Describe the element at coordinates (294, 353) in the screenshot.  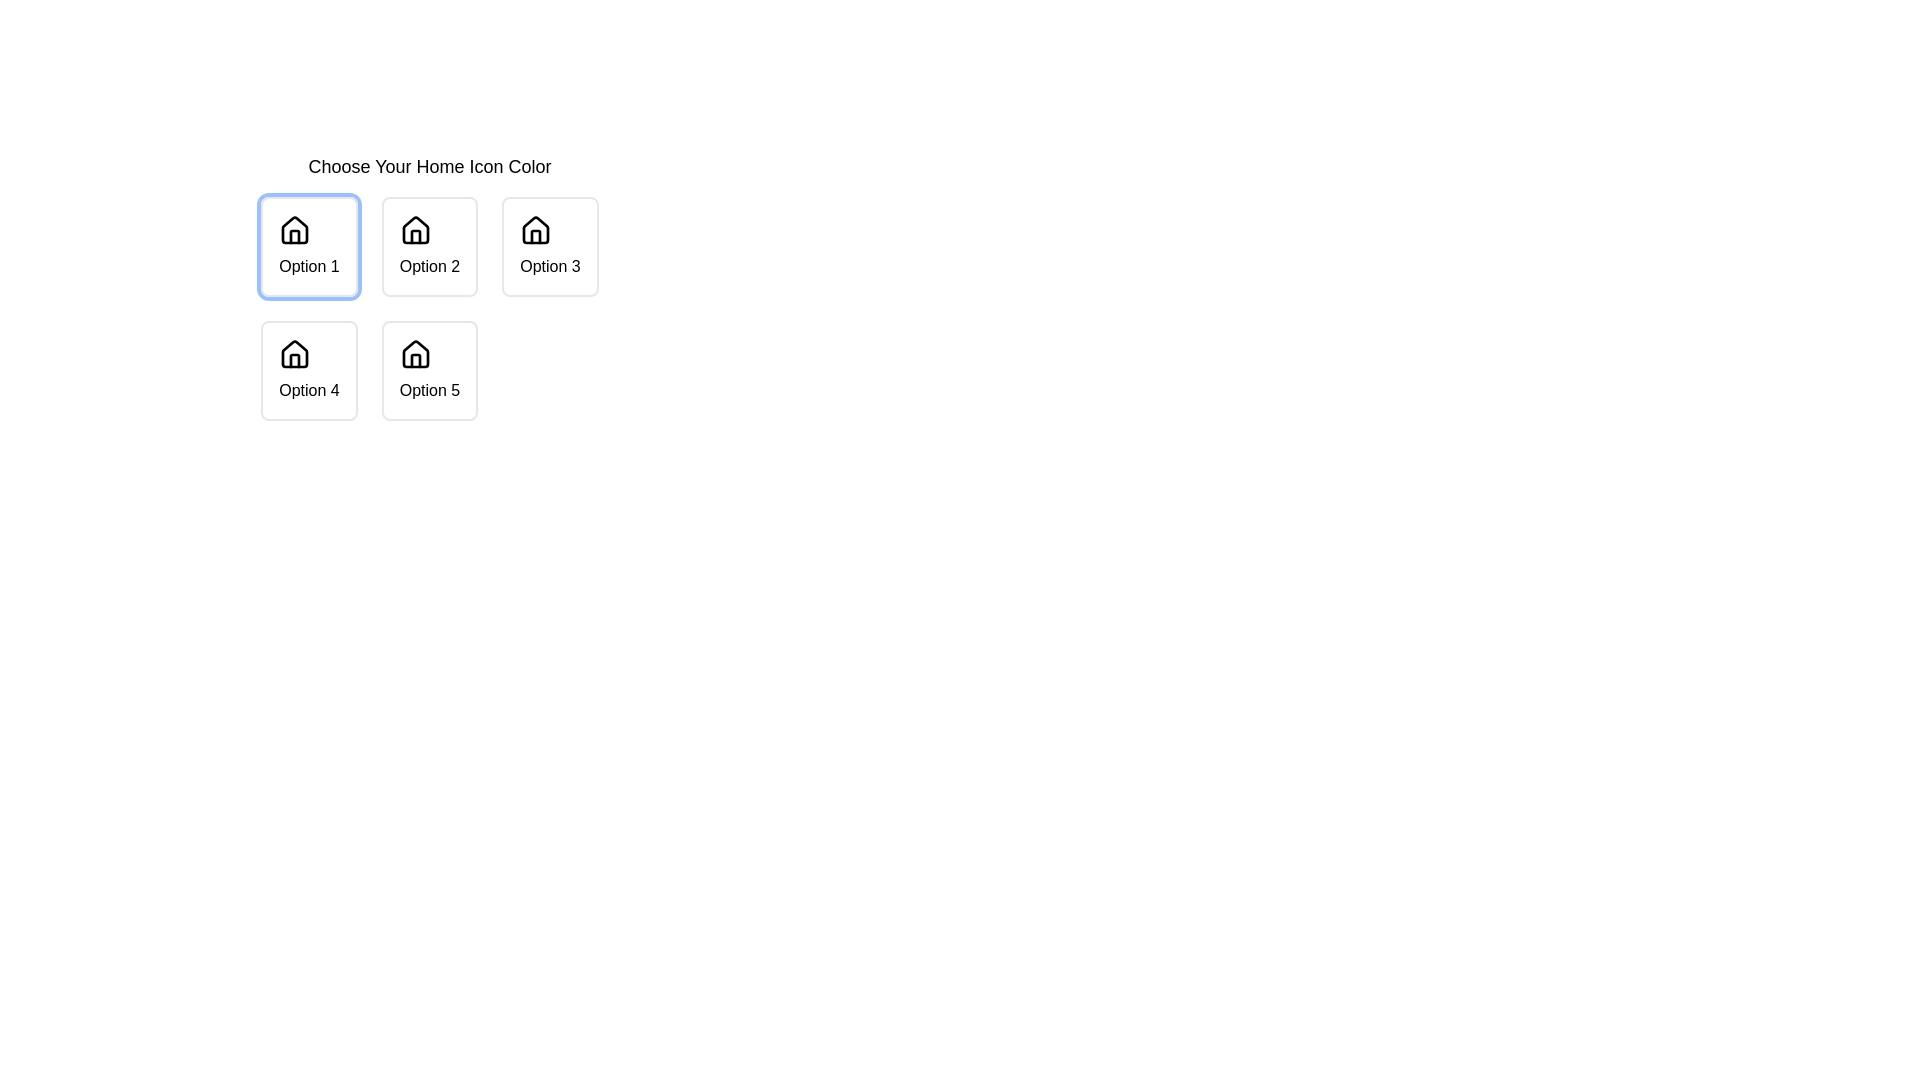
I see `the house icon located in the first row and first column of the 3x2 grid layout, which serves as a navigation element` at that location.